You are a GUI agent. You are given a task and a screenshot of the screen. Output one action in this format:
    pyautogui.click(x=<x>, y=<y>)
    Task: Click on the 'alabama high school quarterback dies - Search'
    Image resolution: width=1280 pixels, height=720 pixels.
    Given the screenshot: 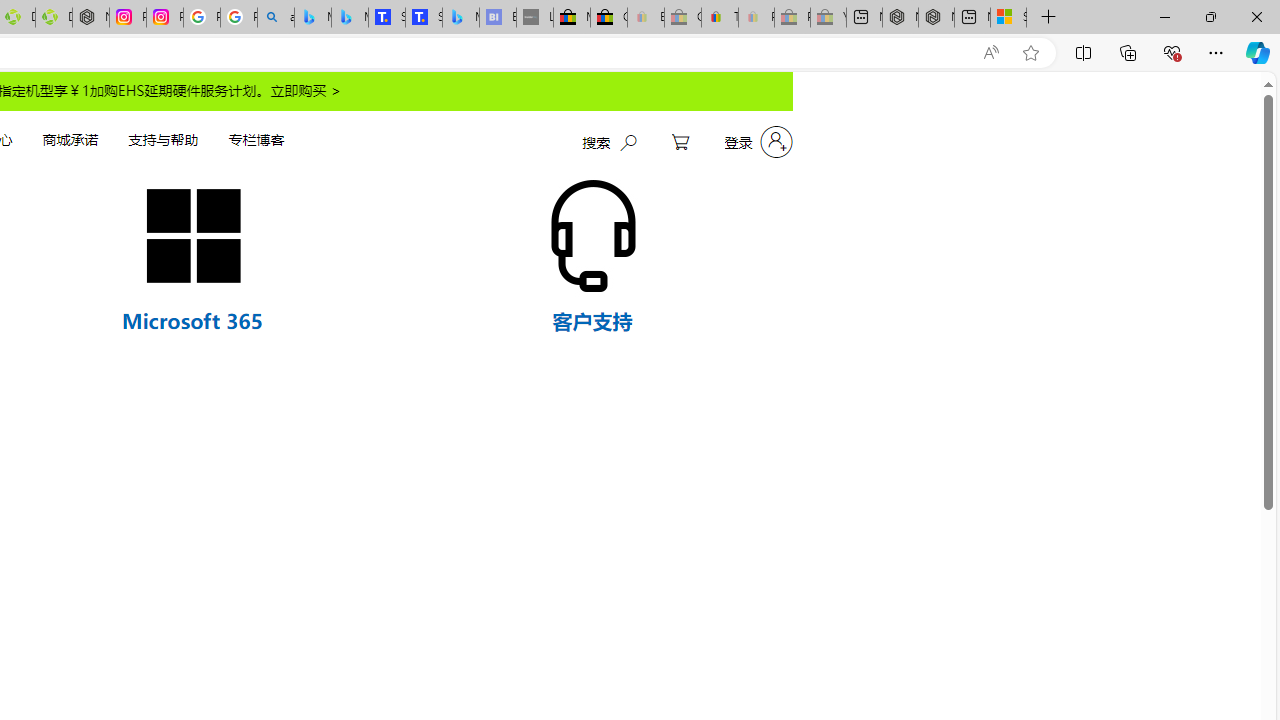 What is the action you would take?
    pyautogui.click(x=275, y=17)
    